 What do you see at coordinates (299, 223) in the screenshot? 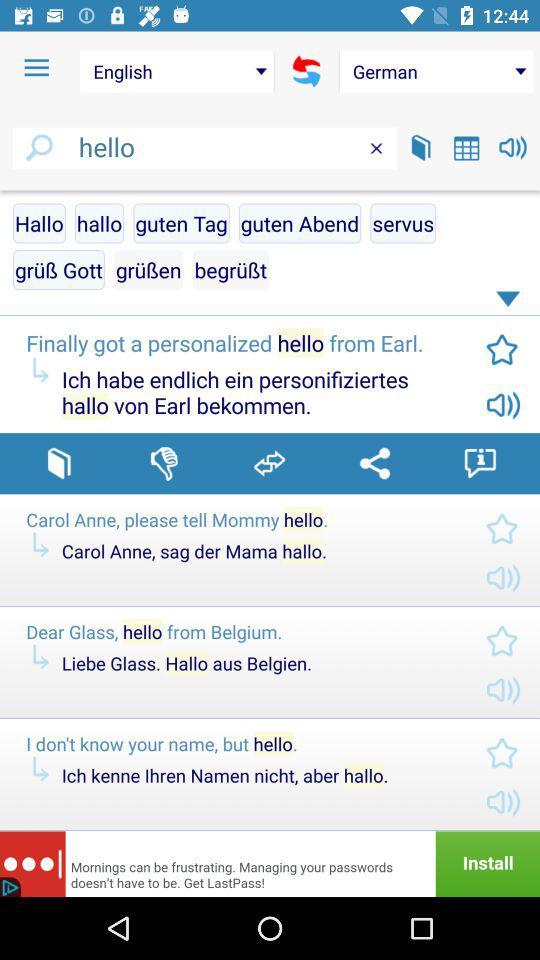
I see `item next to the servus icon` at bounding box center [299, 223].